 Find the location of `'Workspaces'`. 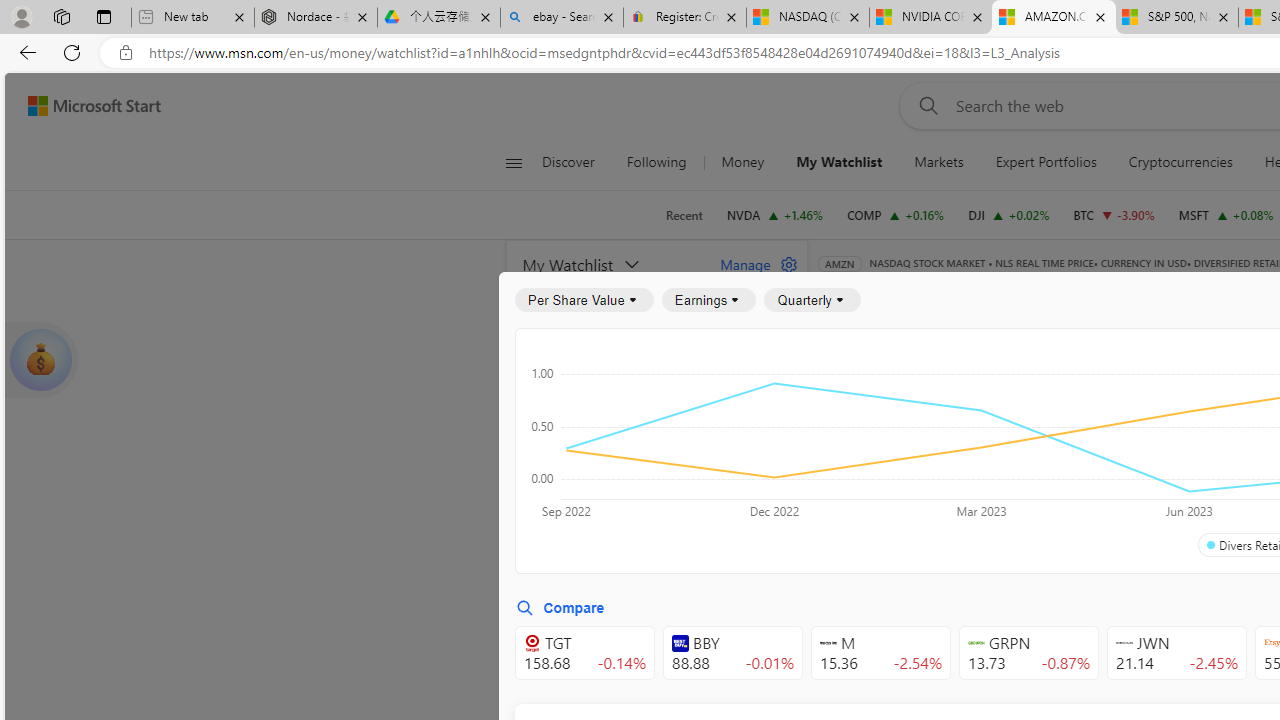

'Workspaces' is located at coordinates (61, 16).